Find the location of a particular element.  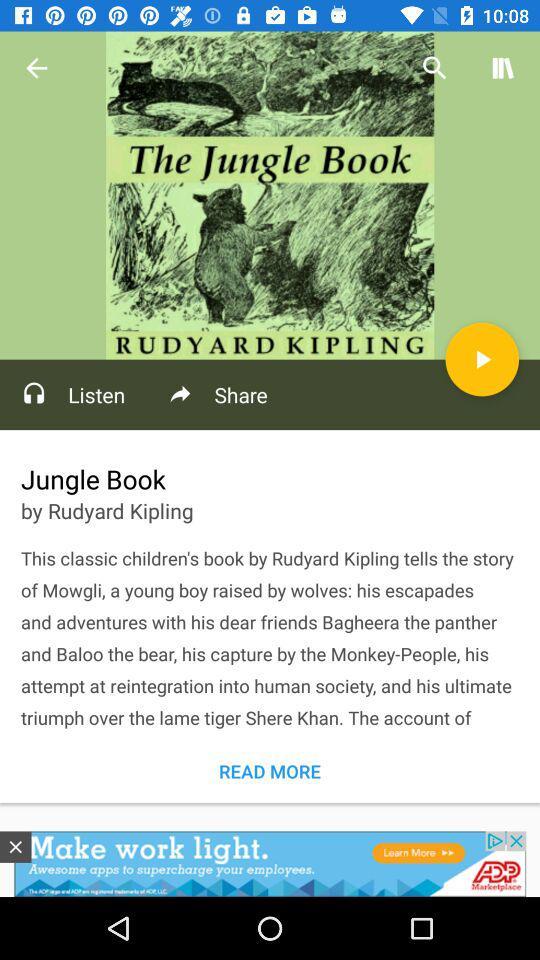

the play icon is located at coordinates (481, 359).